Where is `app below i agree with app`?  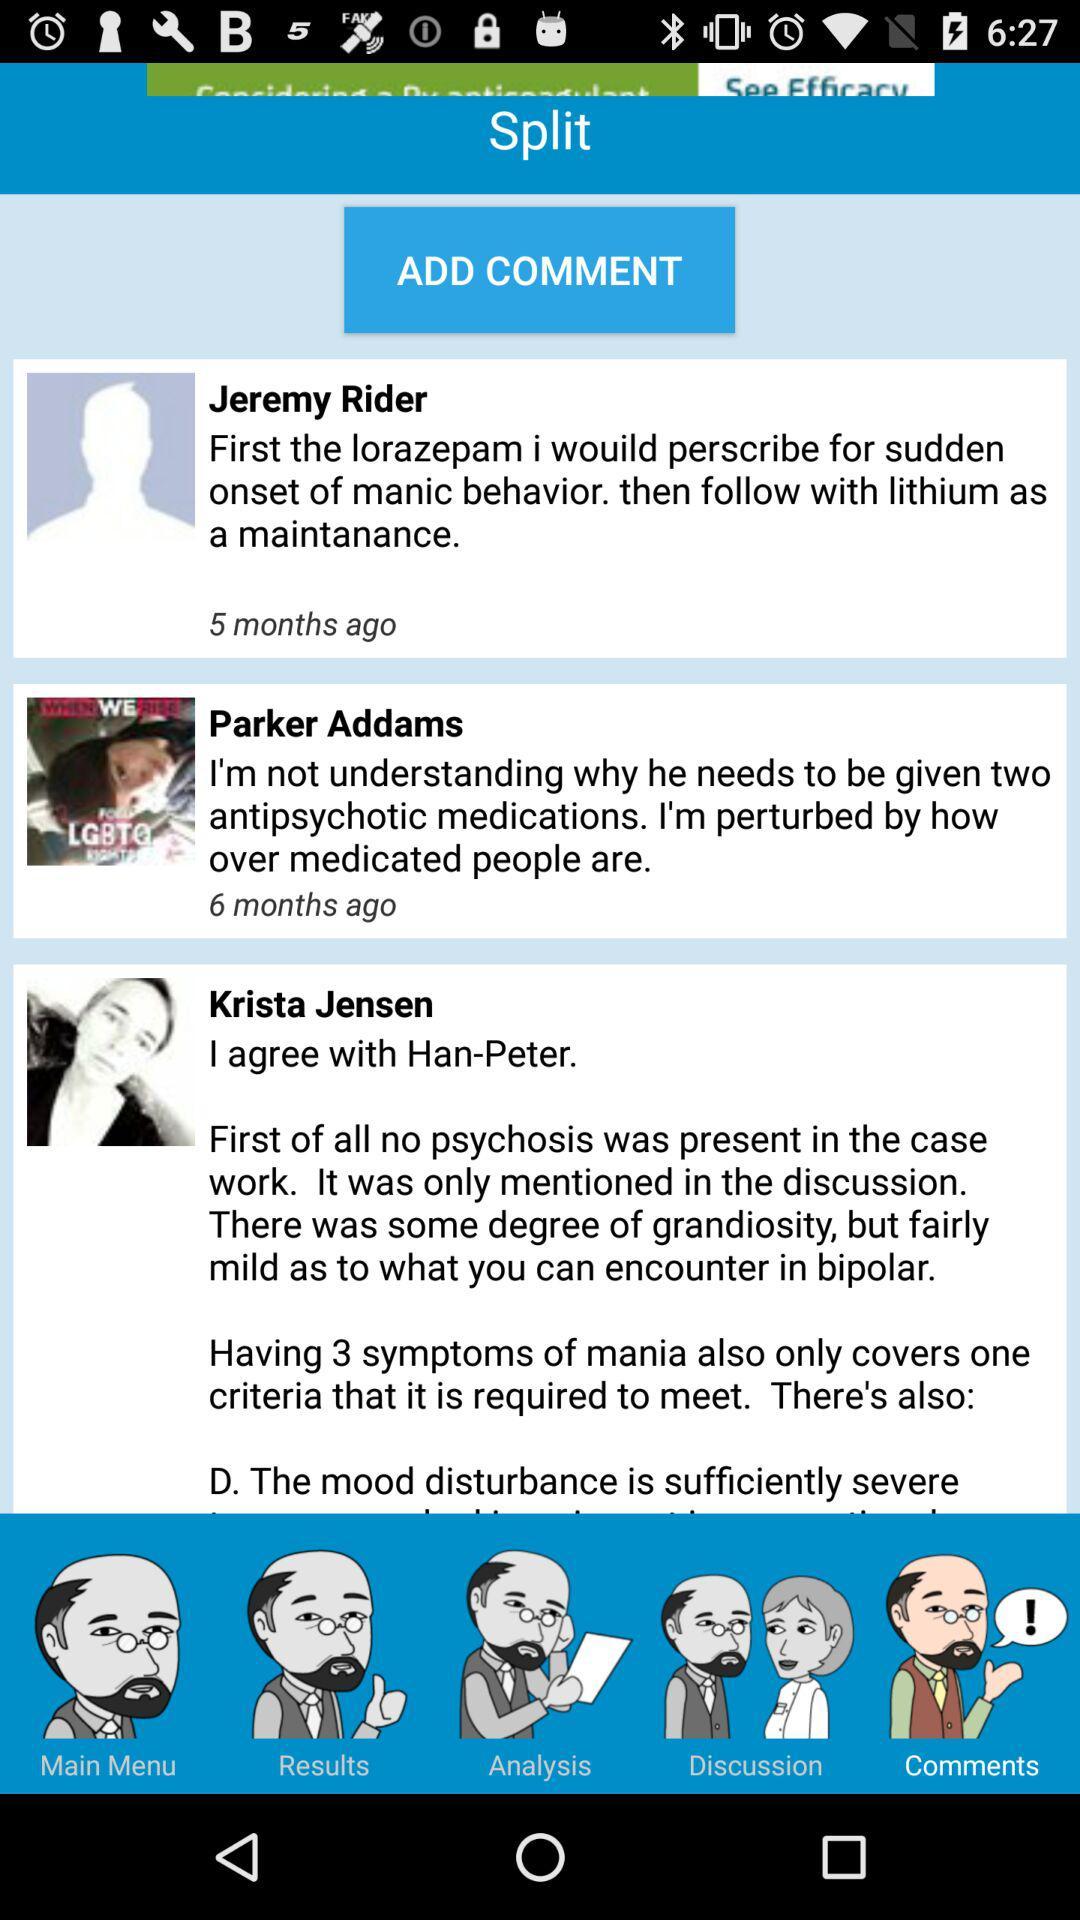 app below i agree with app is located at coordinates (540, 1653).